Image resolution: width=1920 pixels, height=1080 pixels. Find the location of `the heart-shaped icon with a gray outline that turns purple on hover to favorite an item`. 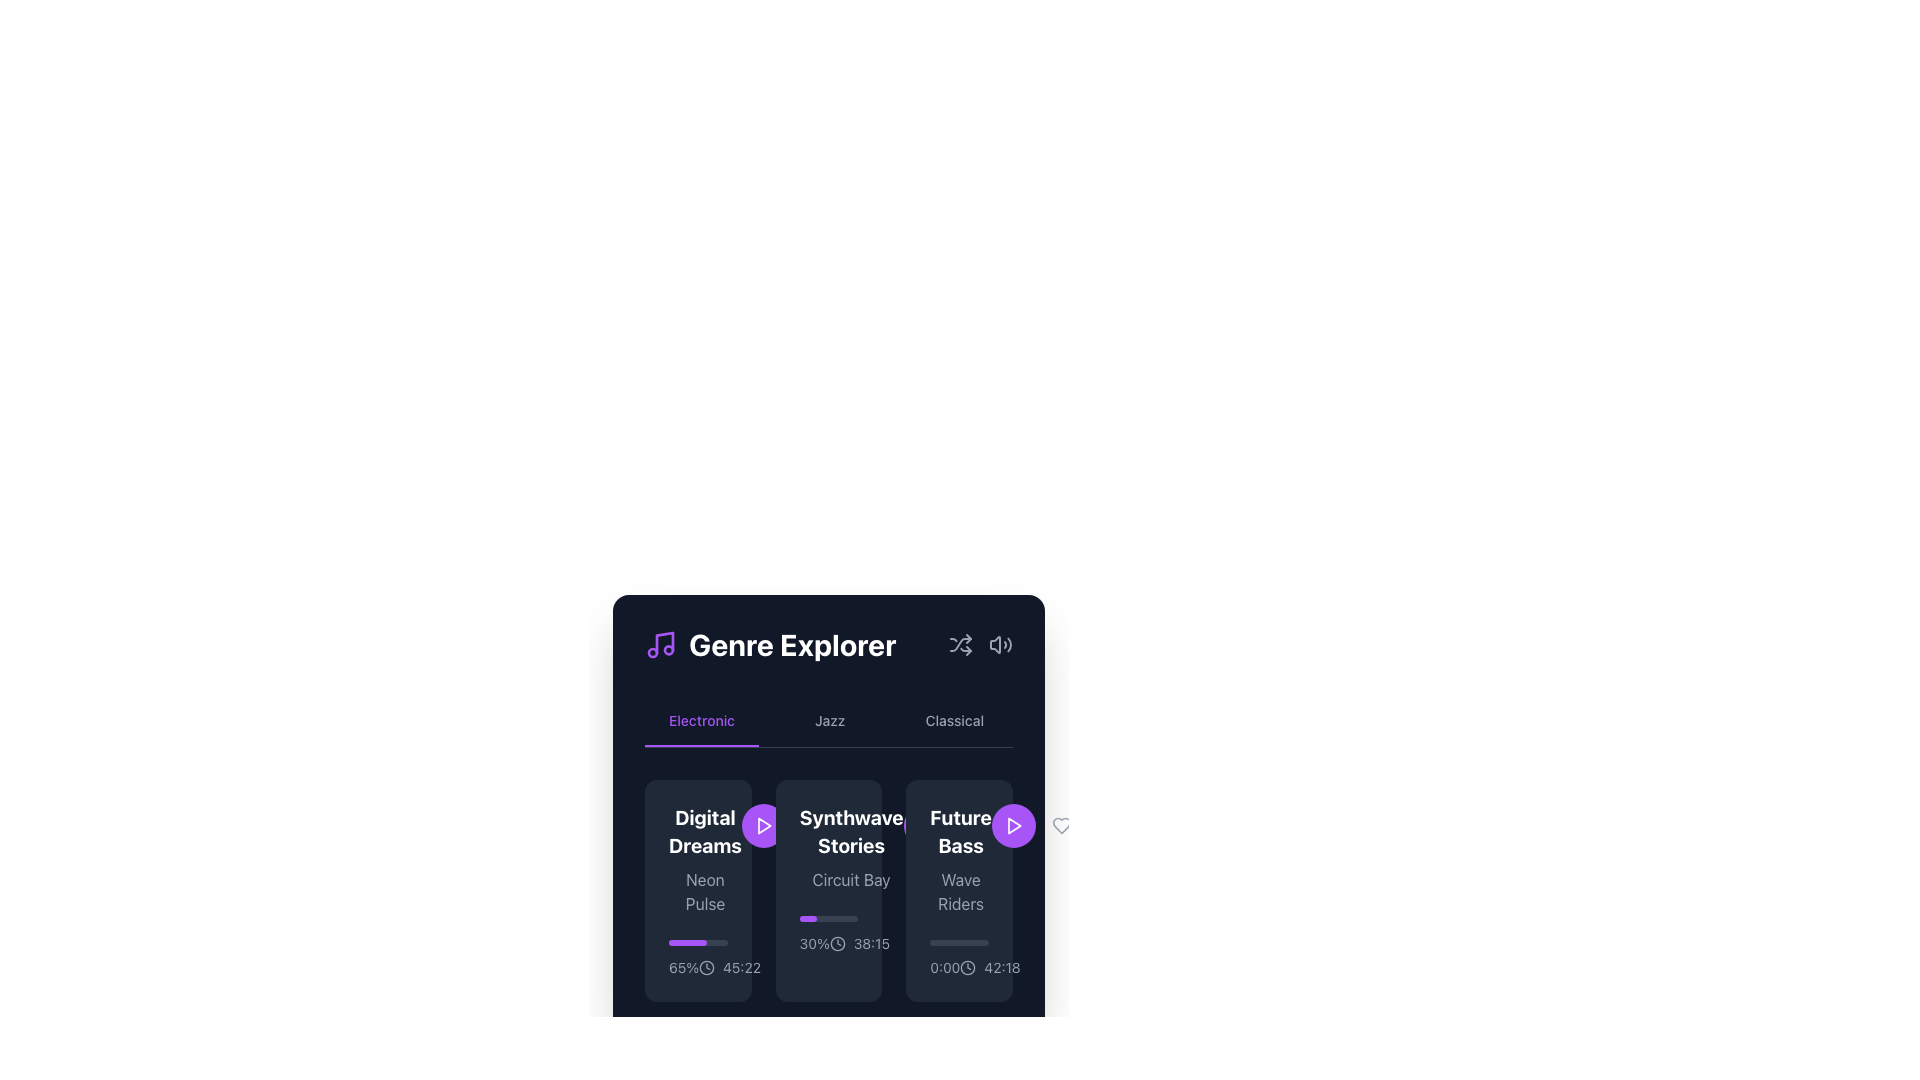

the heart-shaped icon with a gray outline that turns purple on hover to favorite an item is located at coordinates (1060, 825).